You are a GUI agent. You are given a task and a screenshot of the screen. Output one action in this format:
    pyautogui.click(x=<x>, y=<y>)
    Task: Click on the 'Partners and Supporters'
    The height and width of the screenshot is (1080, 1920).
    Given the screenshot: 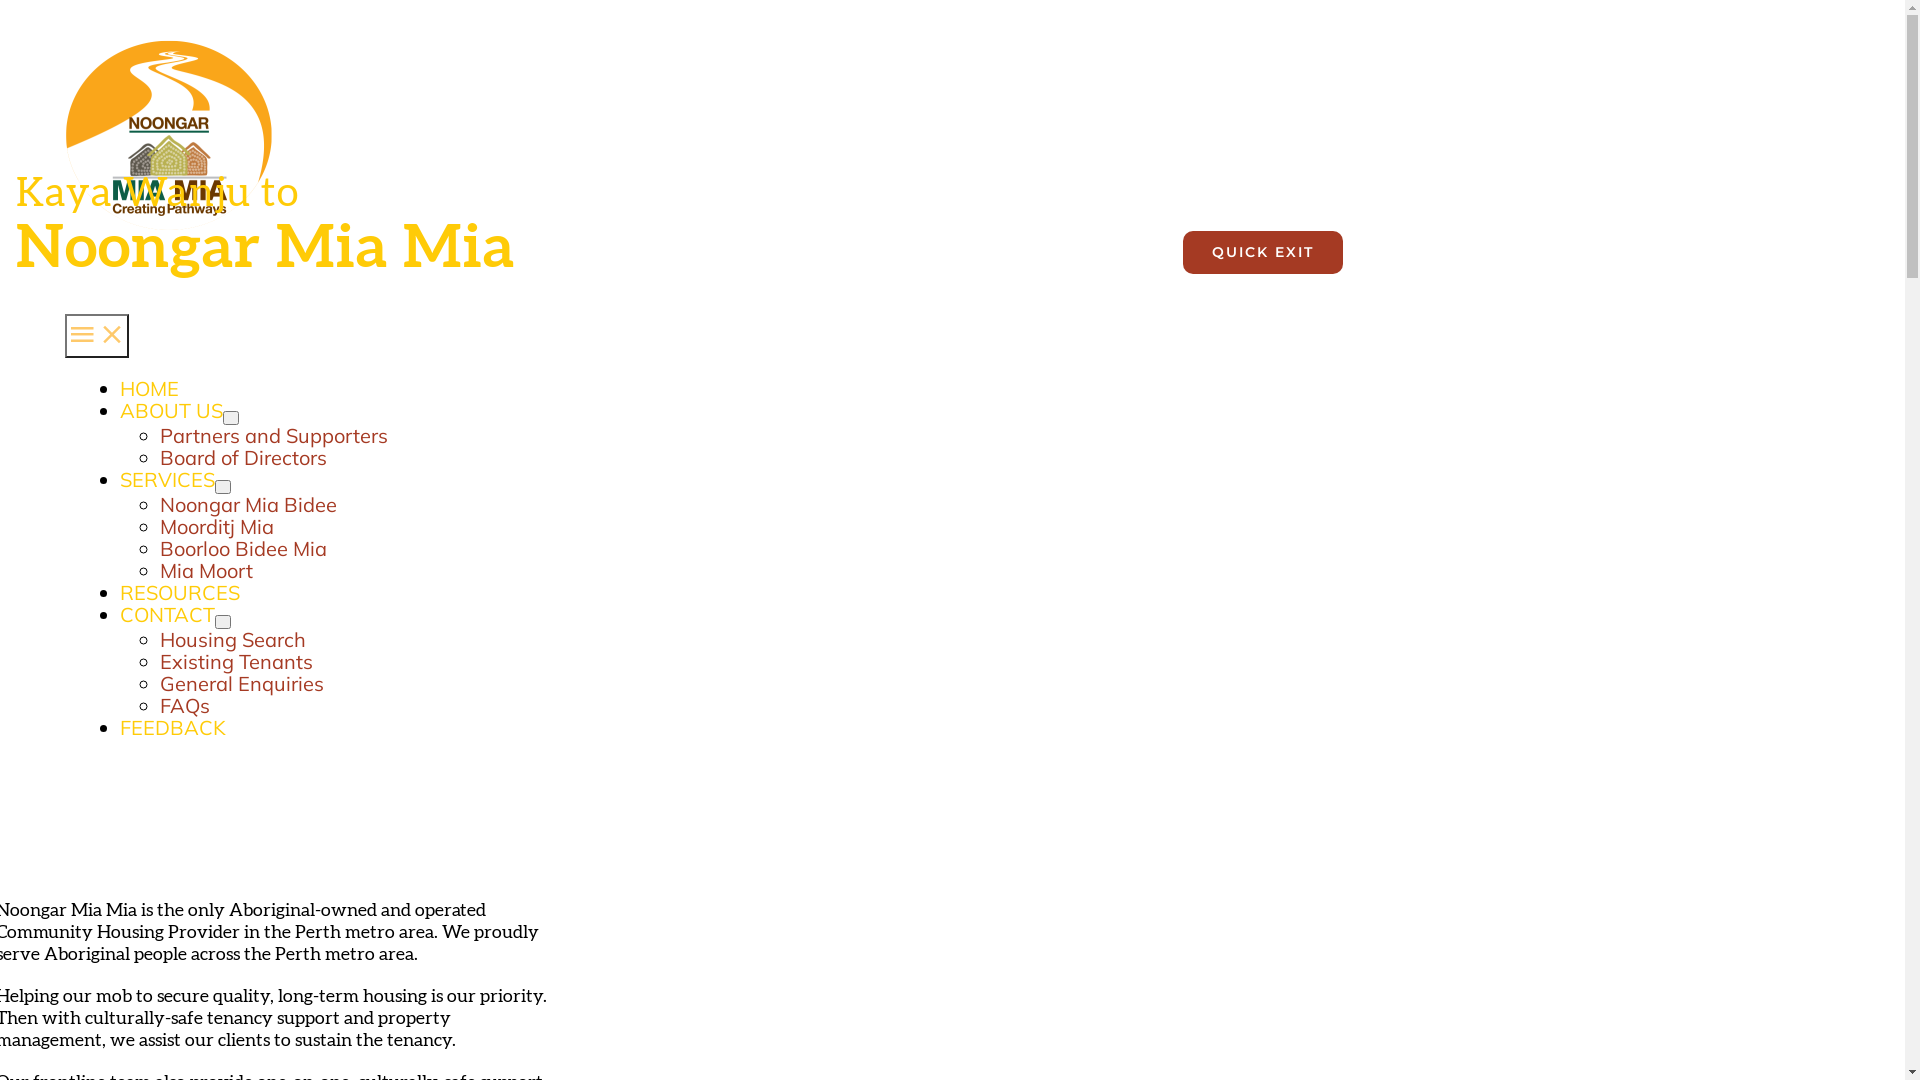 What is the action you would take?
    pyautogui.click(x=158, y=434)
    